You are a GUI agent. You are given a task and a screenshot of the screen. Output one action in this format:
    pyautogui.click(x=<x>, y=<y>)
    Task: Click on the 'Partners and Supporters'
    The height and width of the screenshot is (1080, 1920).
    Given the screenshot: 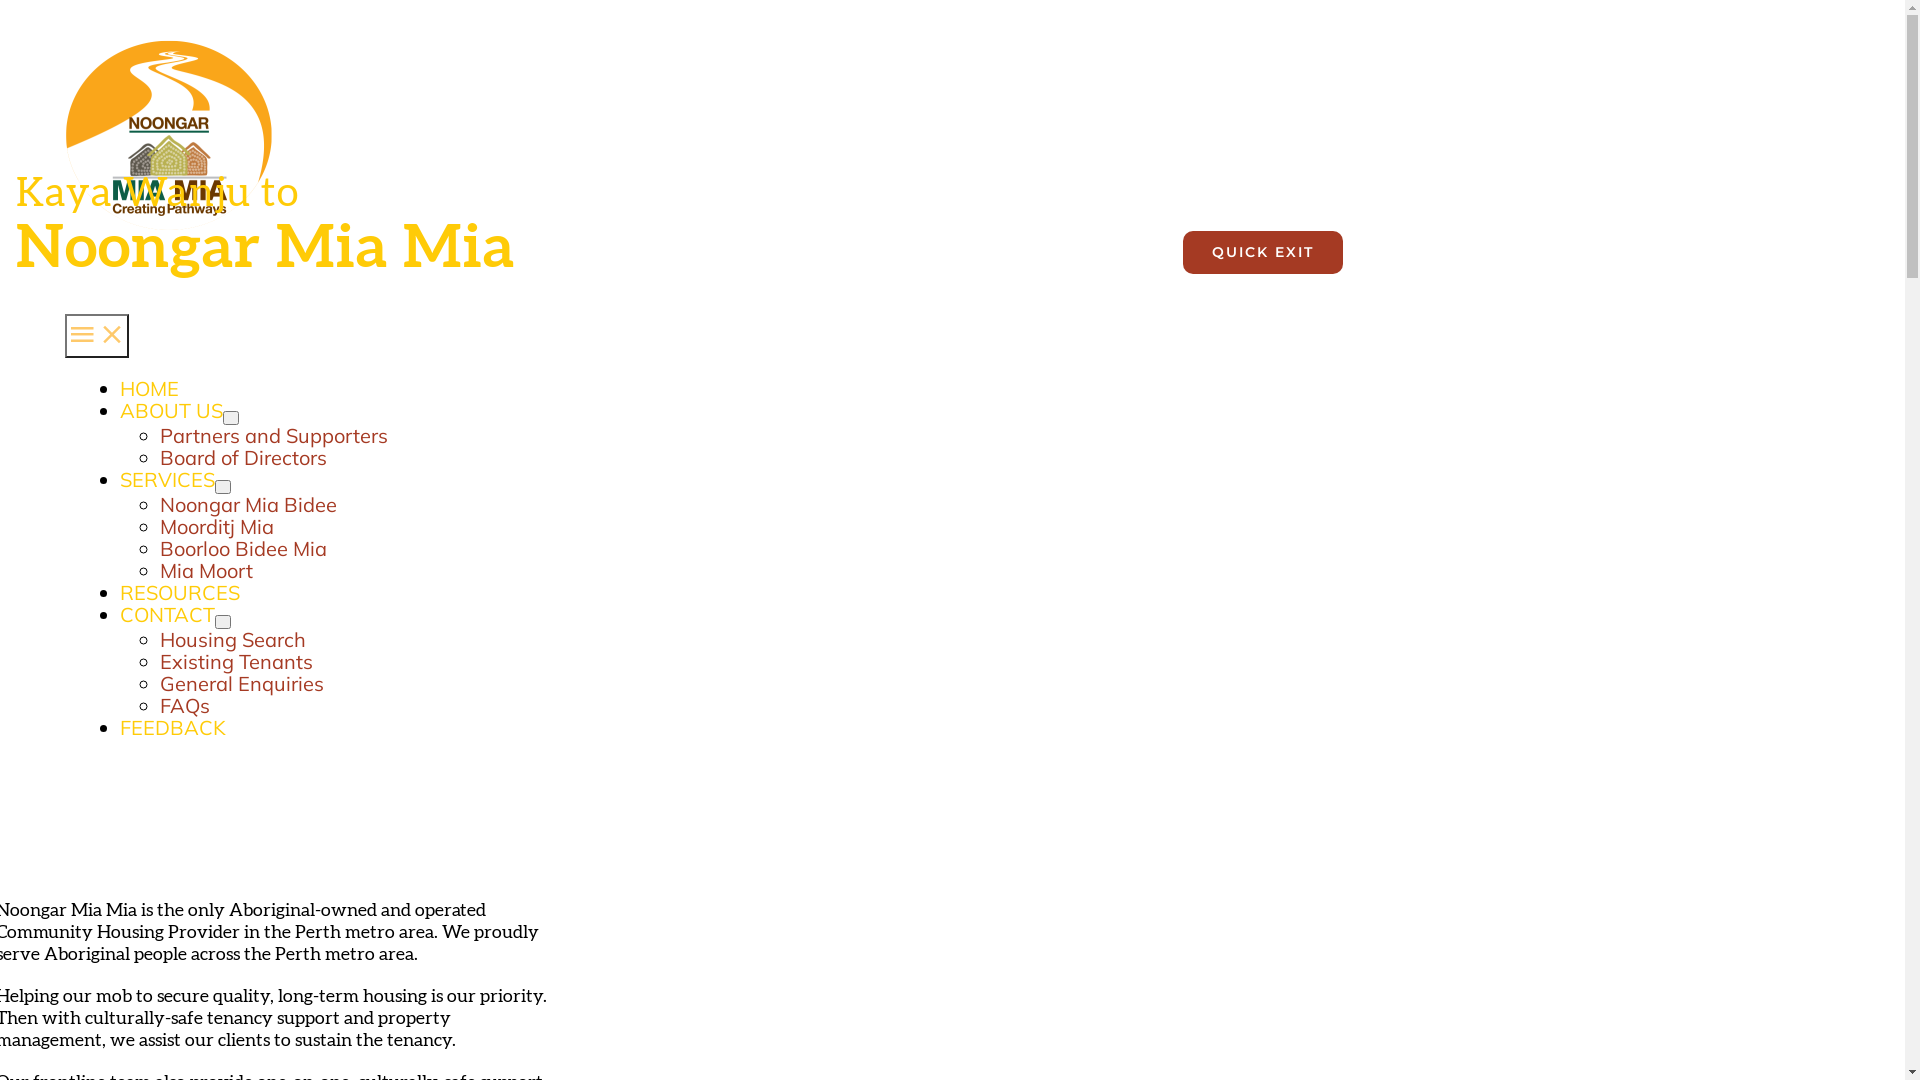 What is the action you would take?
    pyautogui.click(x=158, y=434)
    